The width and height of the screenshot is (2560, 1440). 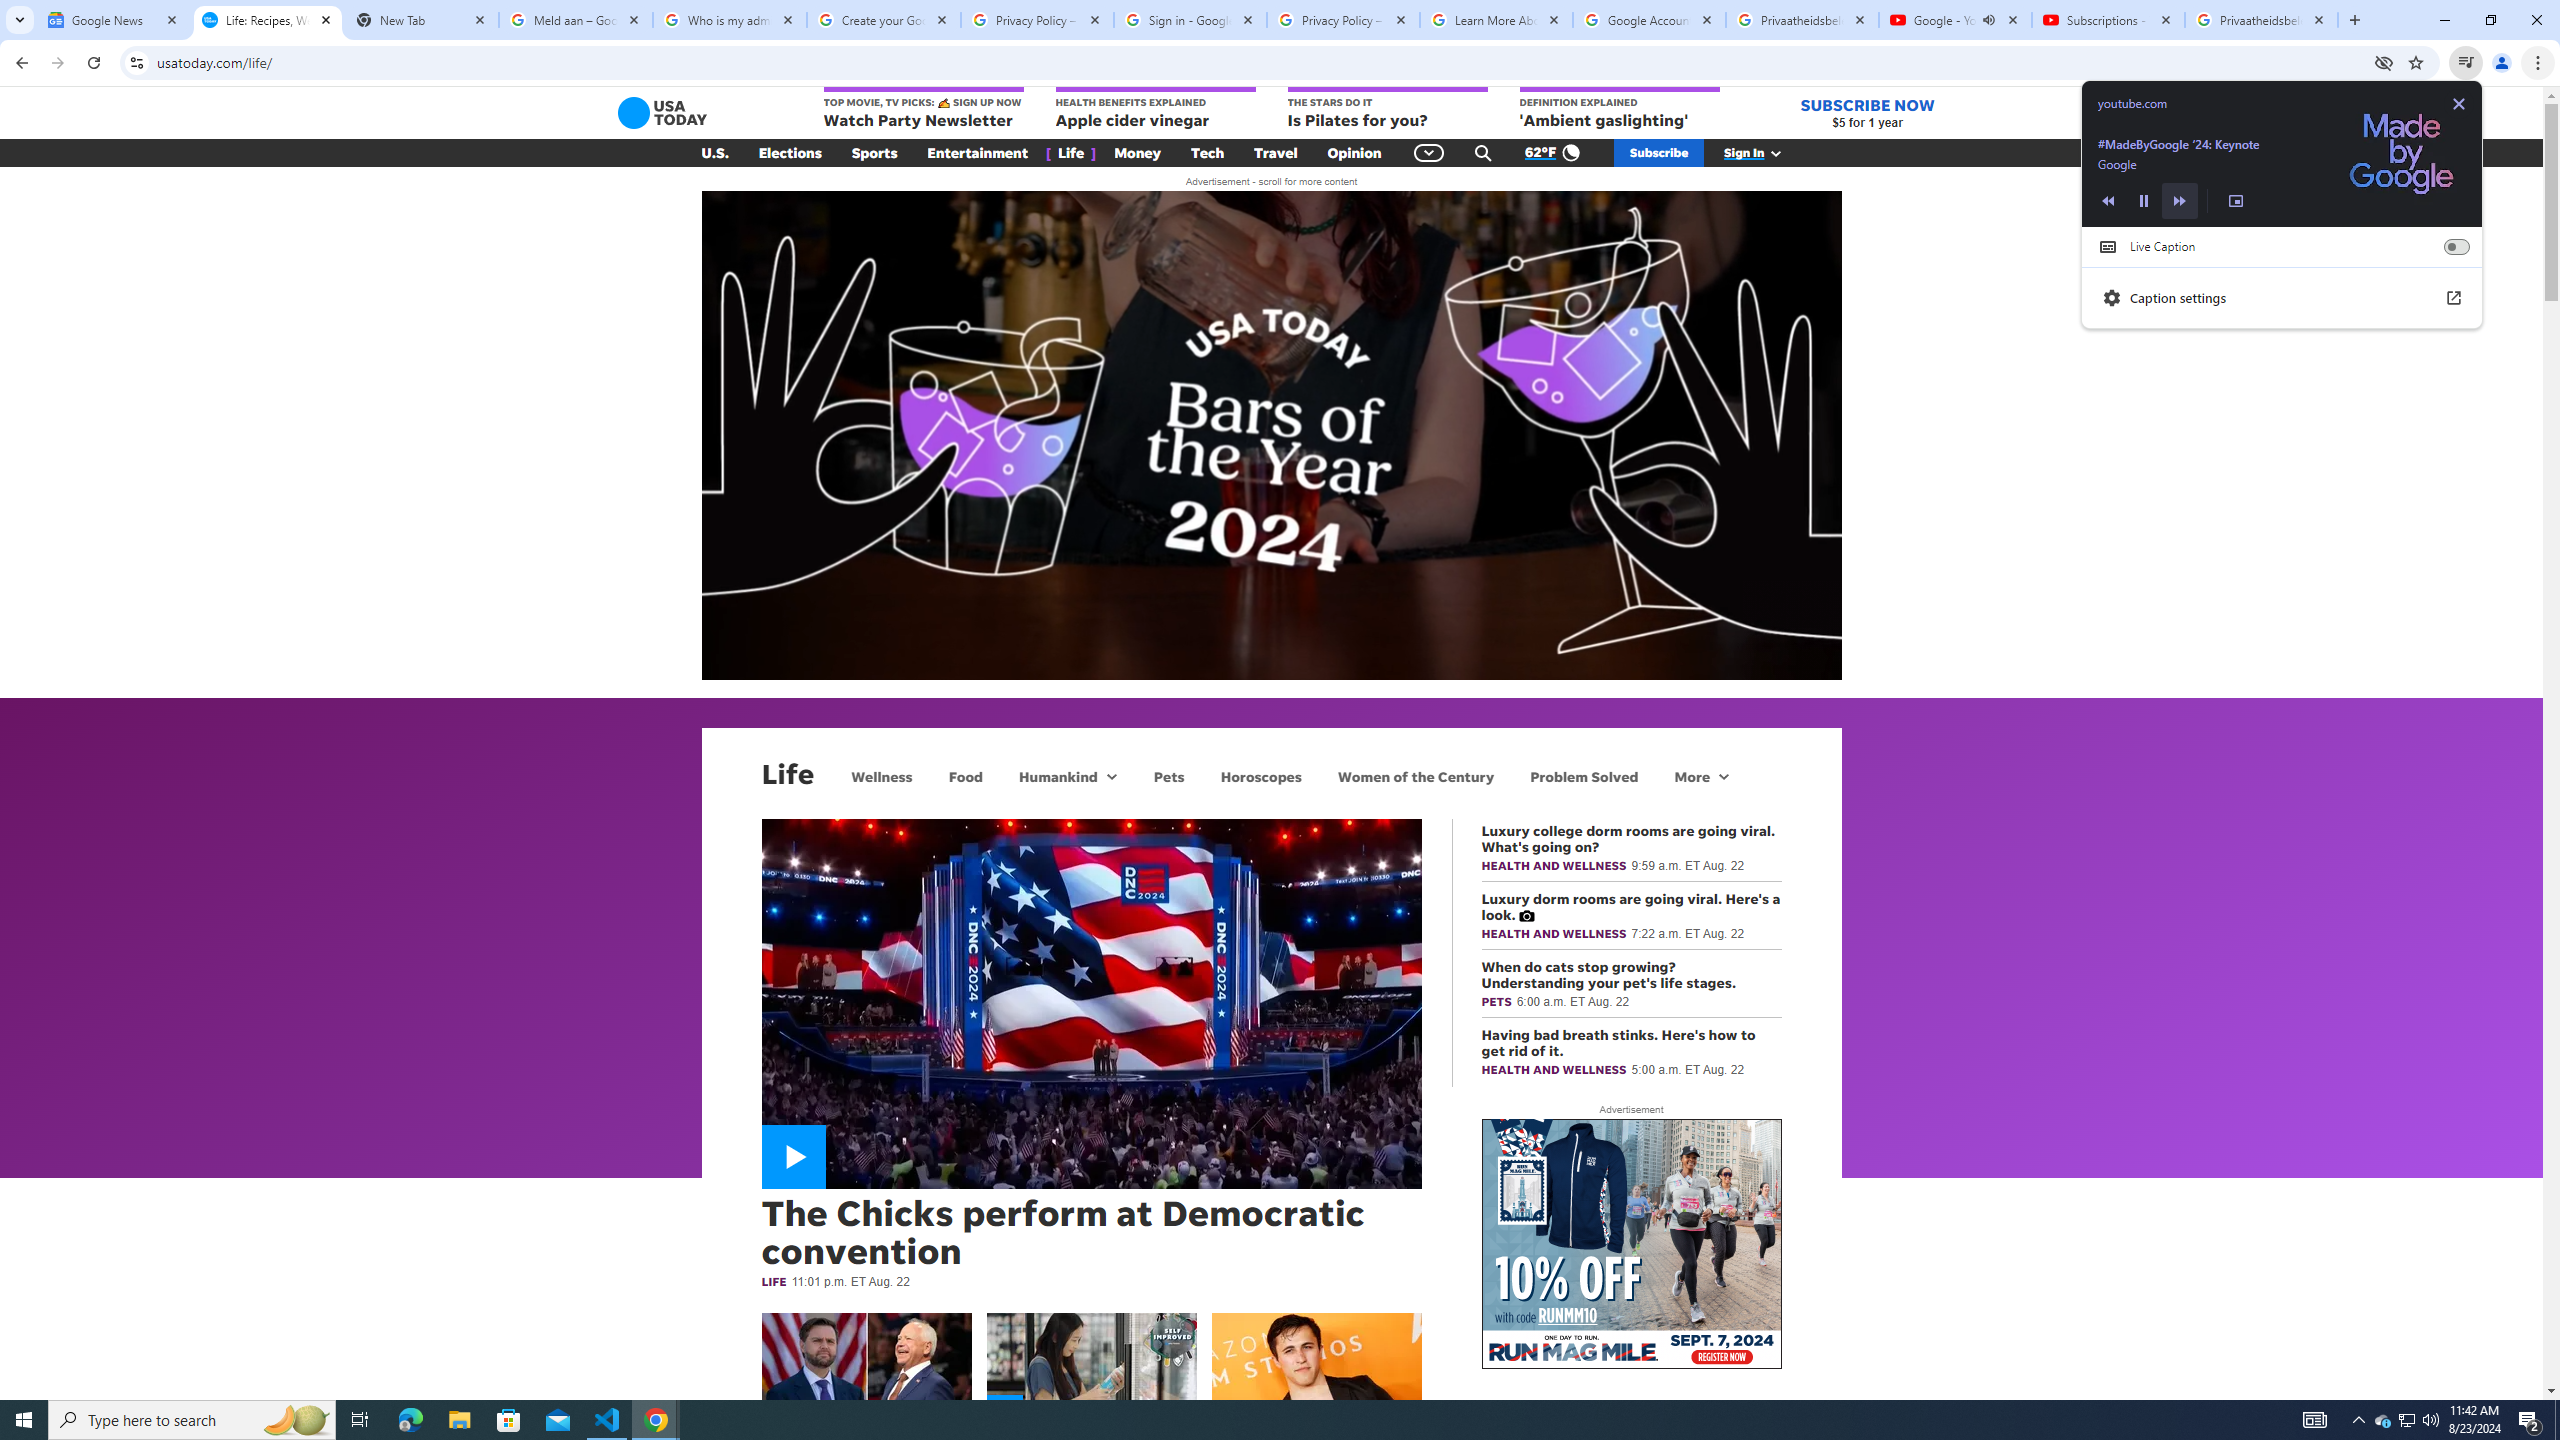 What do you see at coordinates (2429, 1418) in the screenshot?
I see `'Q2790: 100%'` at bounding box center [2429, 1418].